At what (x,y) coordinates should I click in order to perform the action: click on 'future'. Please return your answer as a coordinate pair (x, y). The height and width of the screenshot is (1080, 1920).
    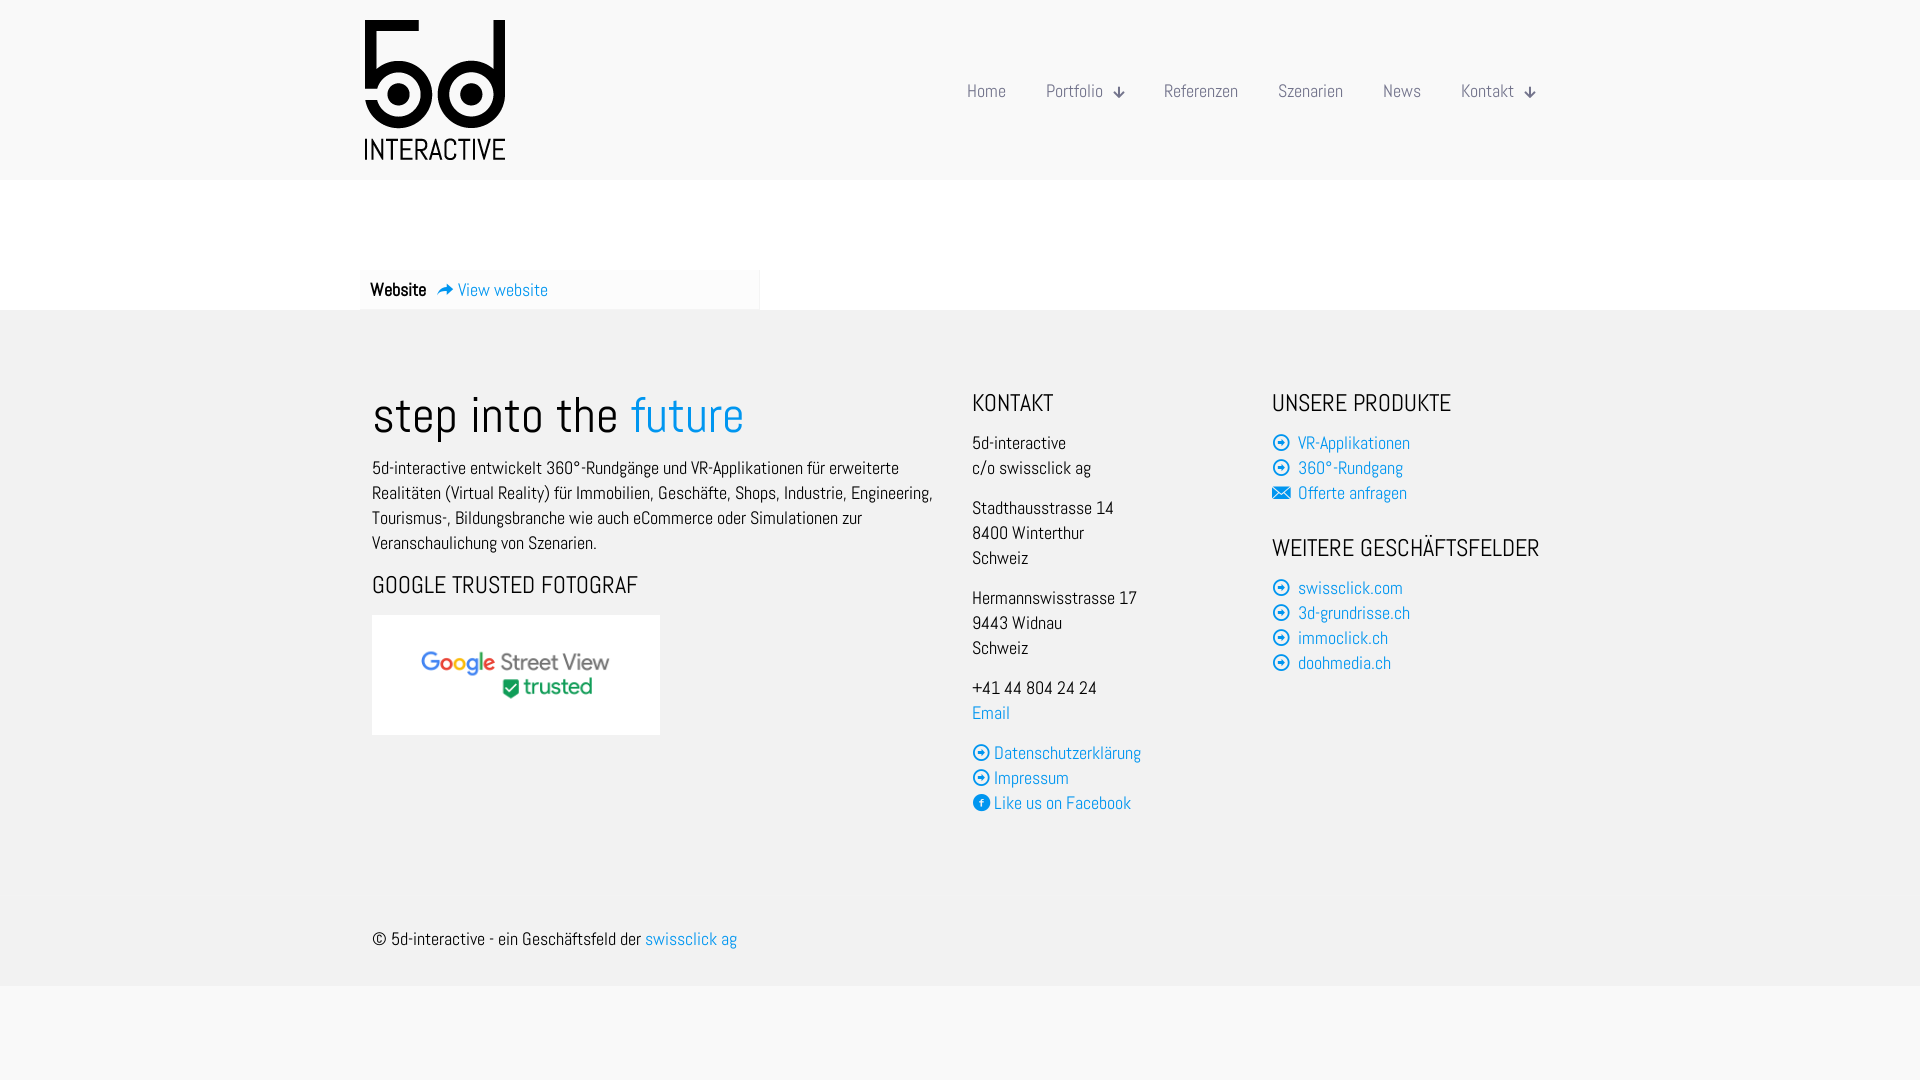
    Looking at the image, I should click on (687, 414).